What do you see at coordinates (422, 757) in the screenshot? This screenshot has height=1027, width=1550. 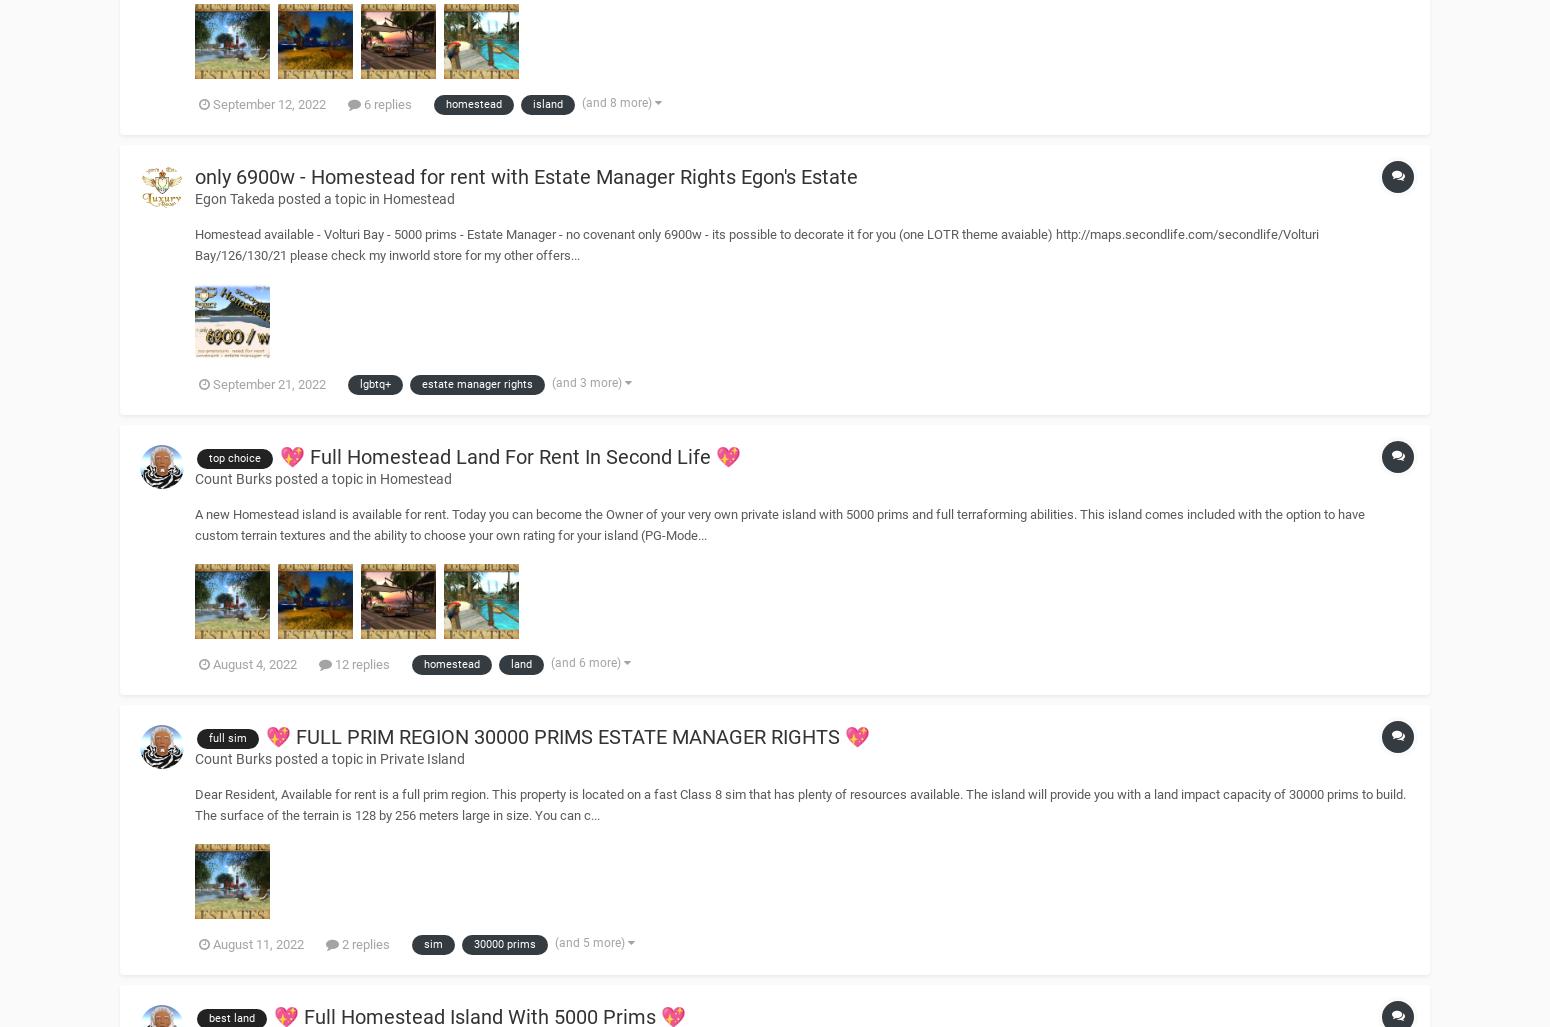 I see `'Private Island'` at bounding box center [422, 757].